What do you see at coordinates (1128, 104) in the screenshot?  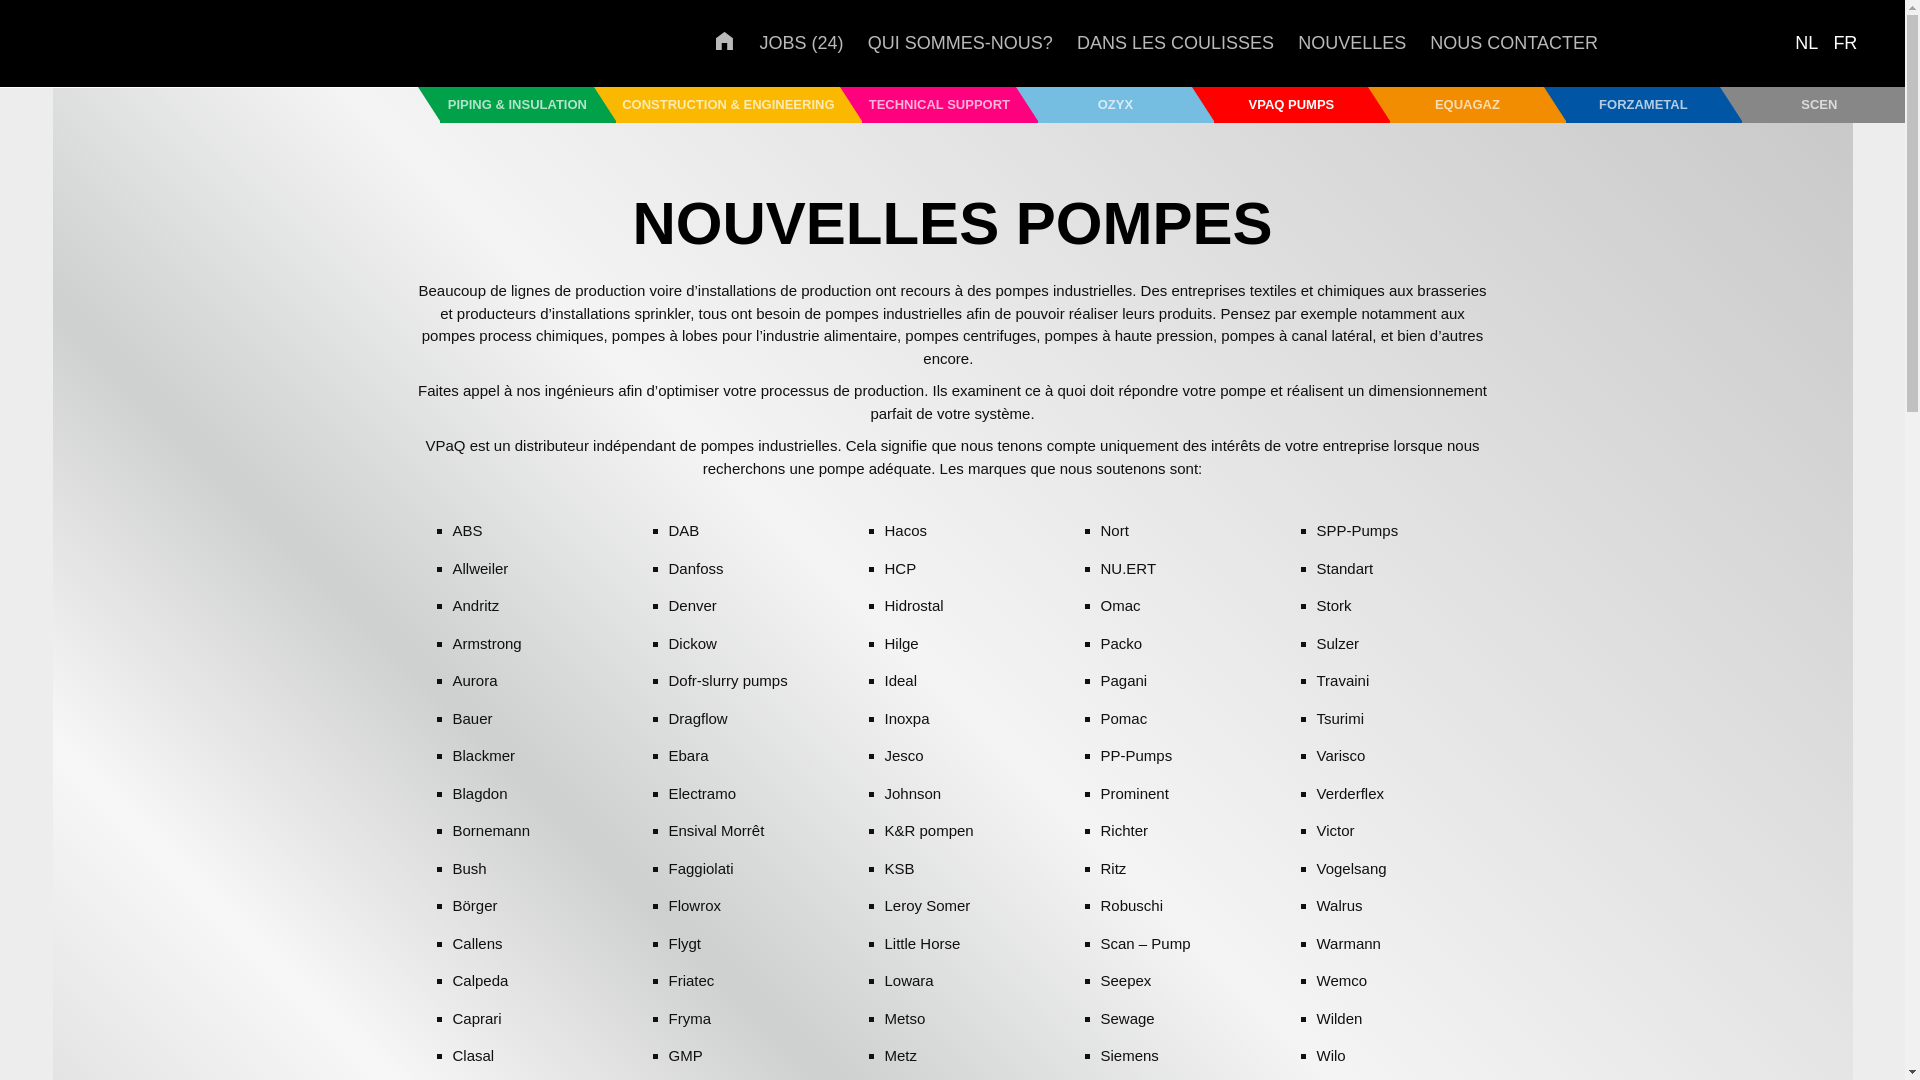 I see `'OZYX'` at bounding box center [1128, 104].